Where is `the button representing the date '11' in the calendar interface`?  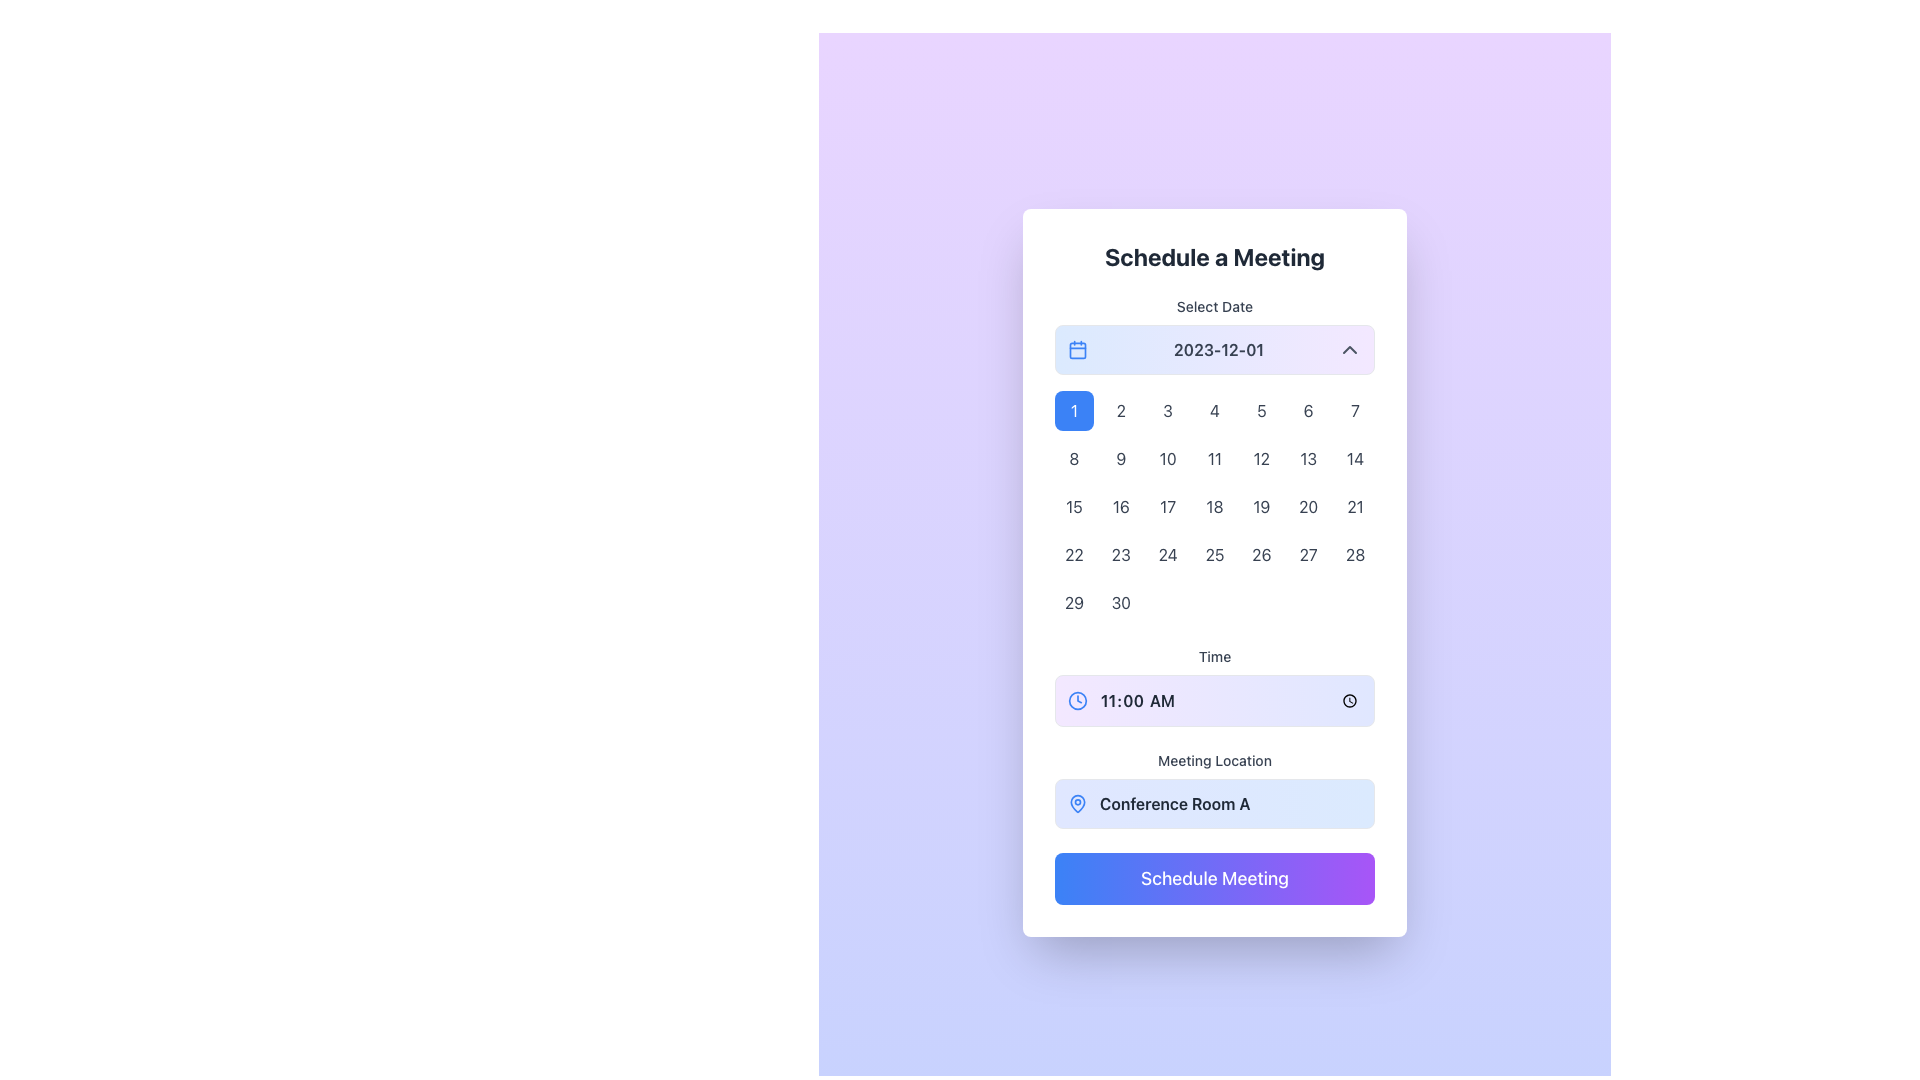 the button representing the date '11' in the calendar interface is located at coordinates (1213, 459).